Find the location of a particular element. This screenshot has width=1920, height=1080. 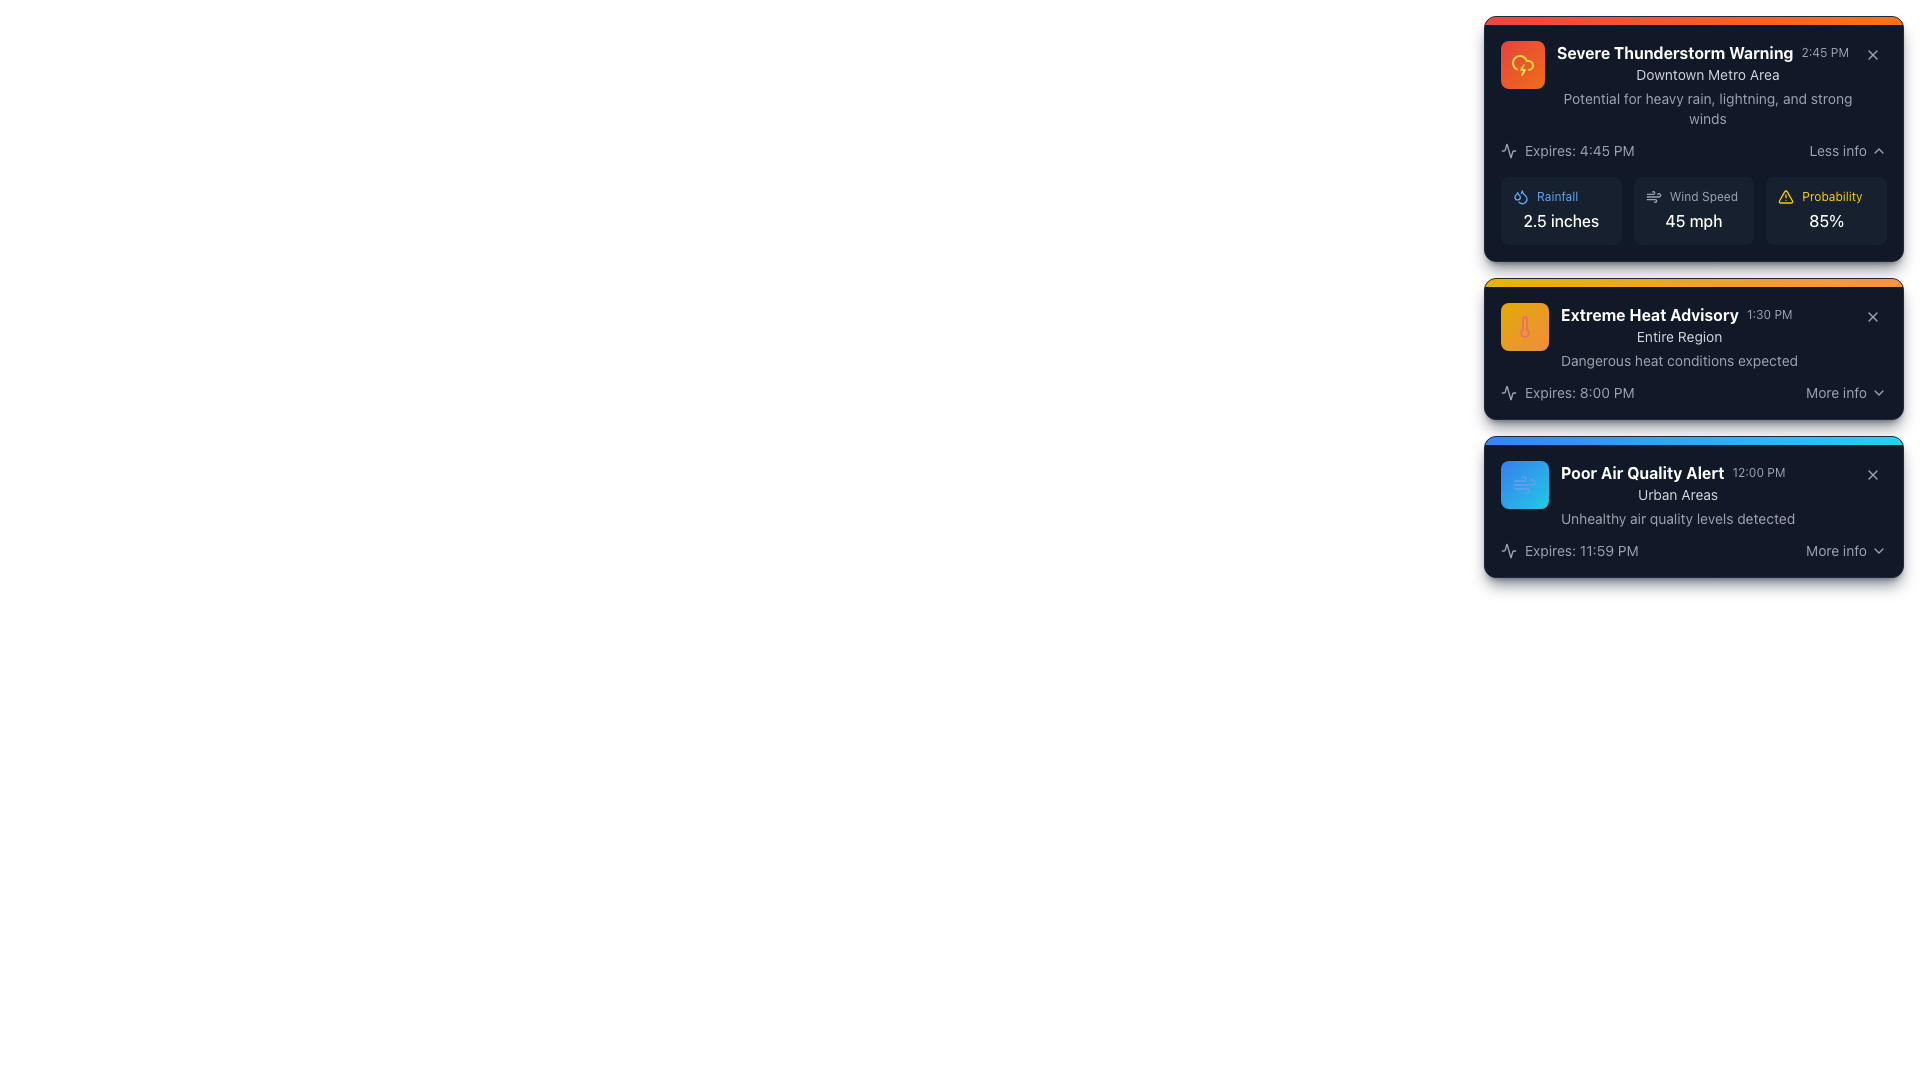

the activity indicator icon located at the leftmost side of the row containing the text 'Expires: 11:59 PM' is located at coordinates (1508, 551).